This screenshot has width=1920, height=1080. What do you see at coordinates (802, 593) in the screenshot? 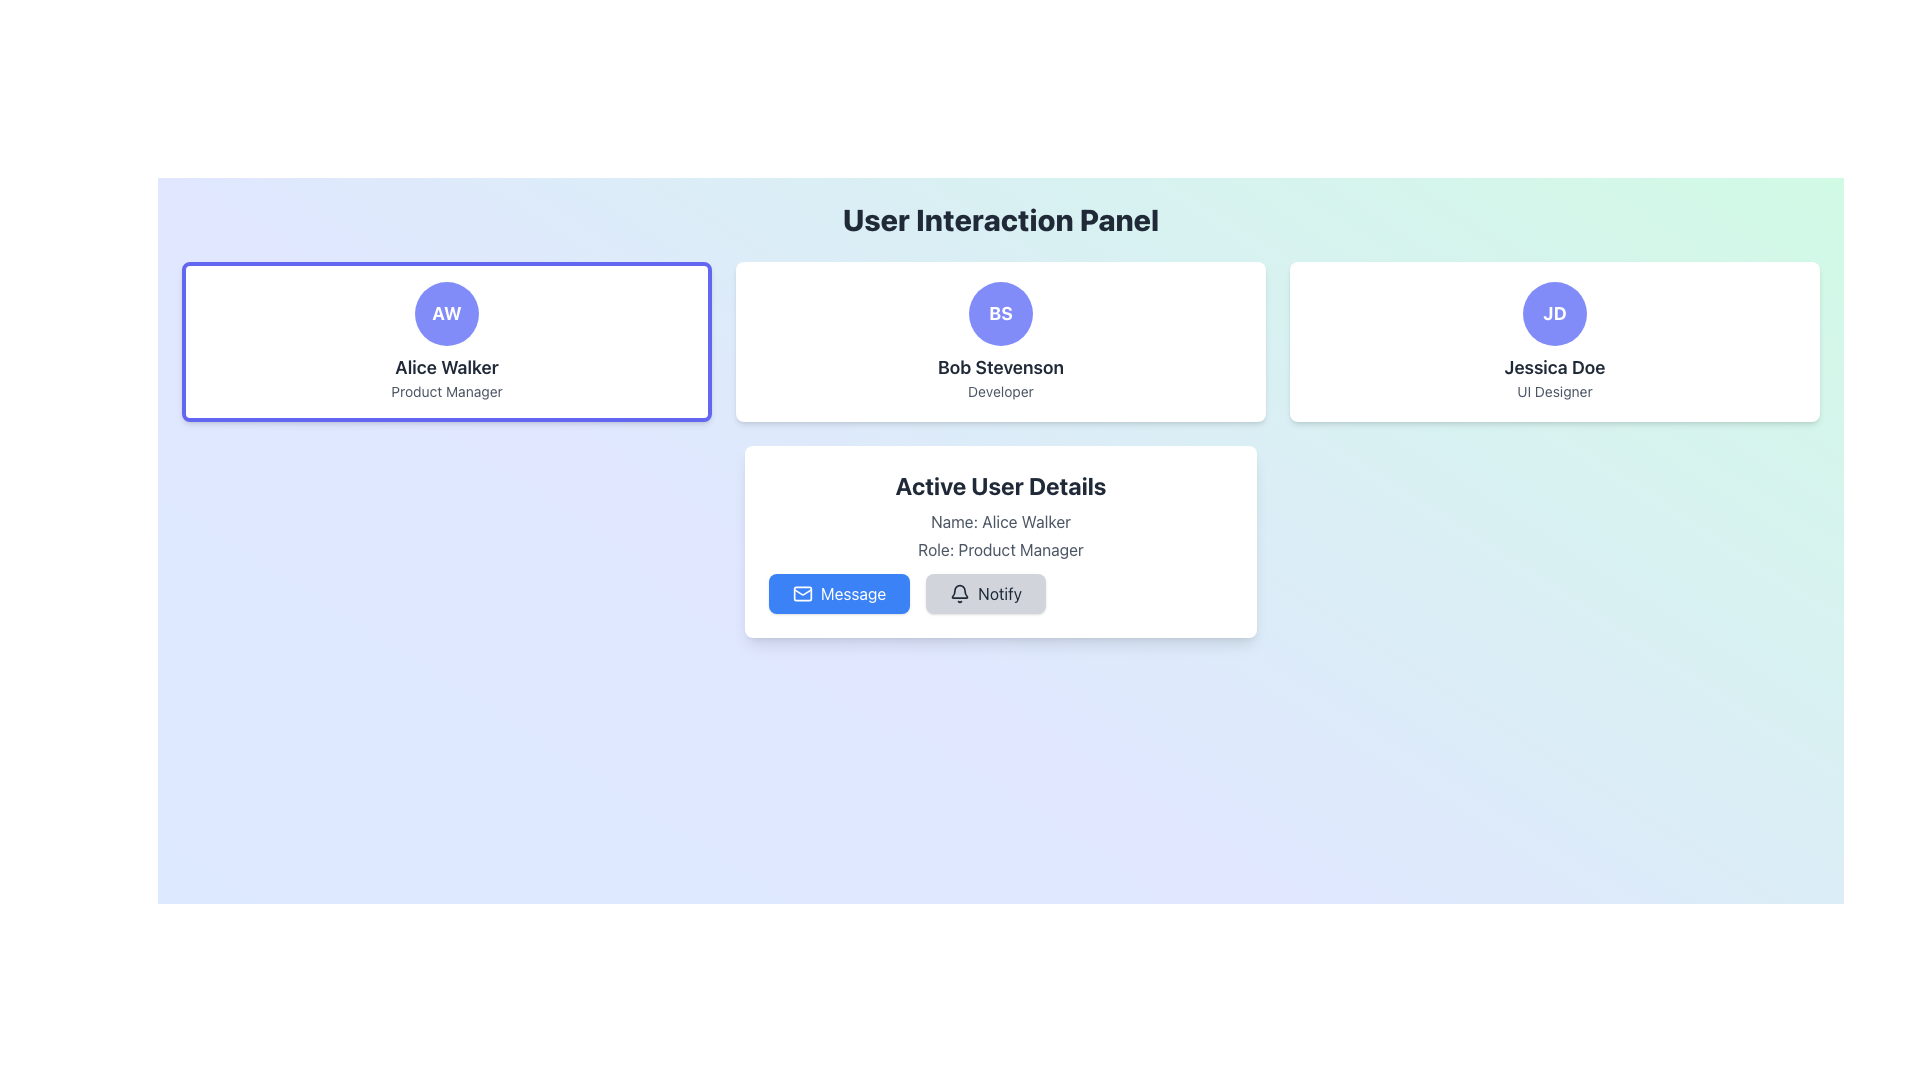
I see `the blue button containing the SVG Rectangle that represents the envelope icon for messaging functionality in the 'Active User Details' panel` at bounding box center [802, 593].